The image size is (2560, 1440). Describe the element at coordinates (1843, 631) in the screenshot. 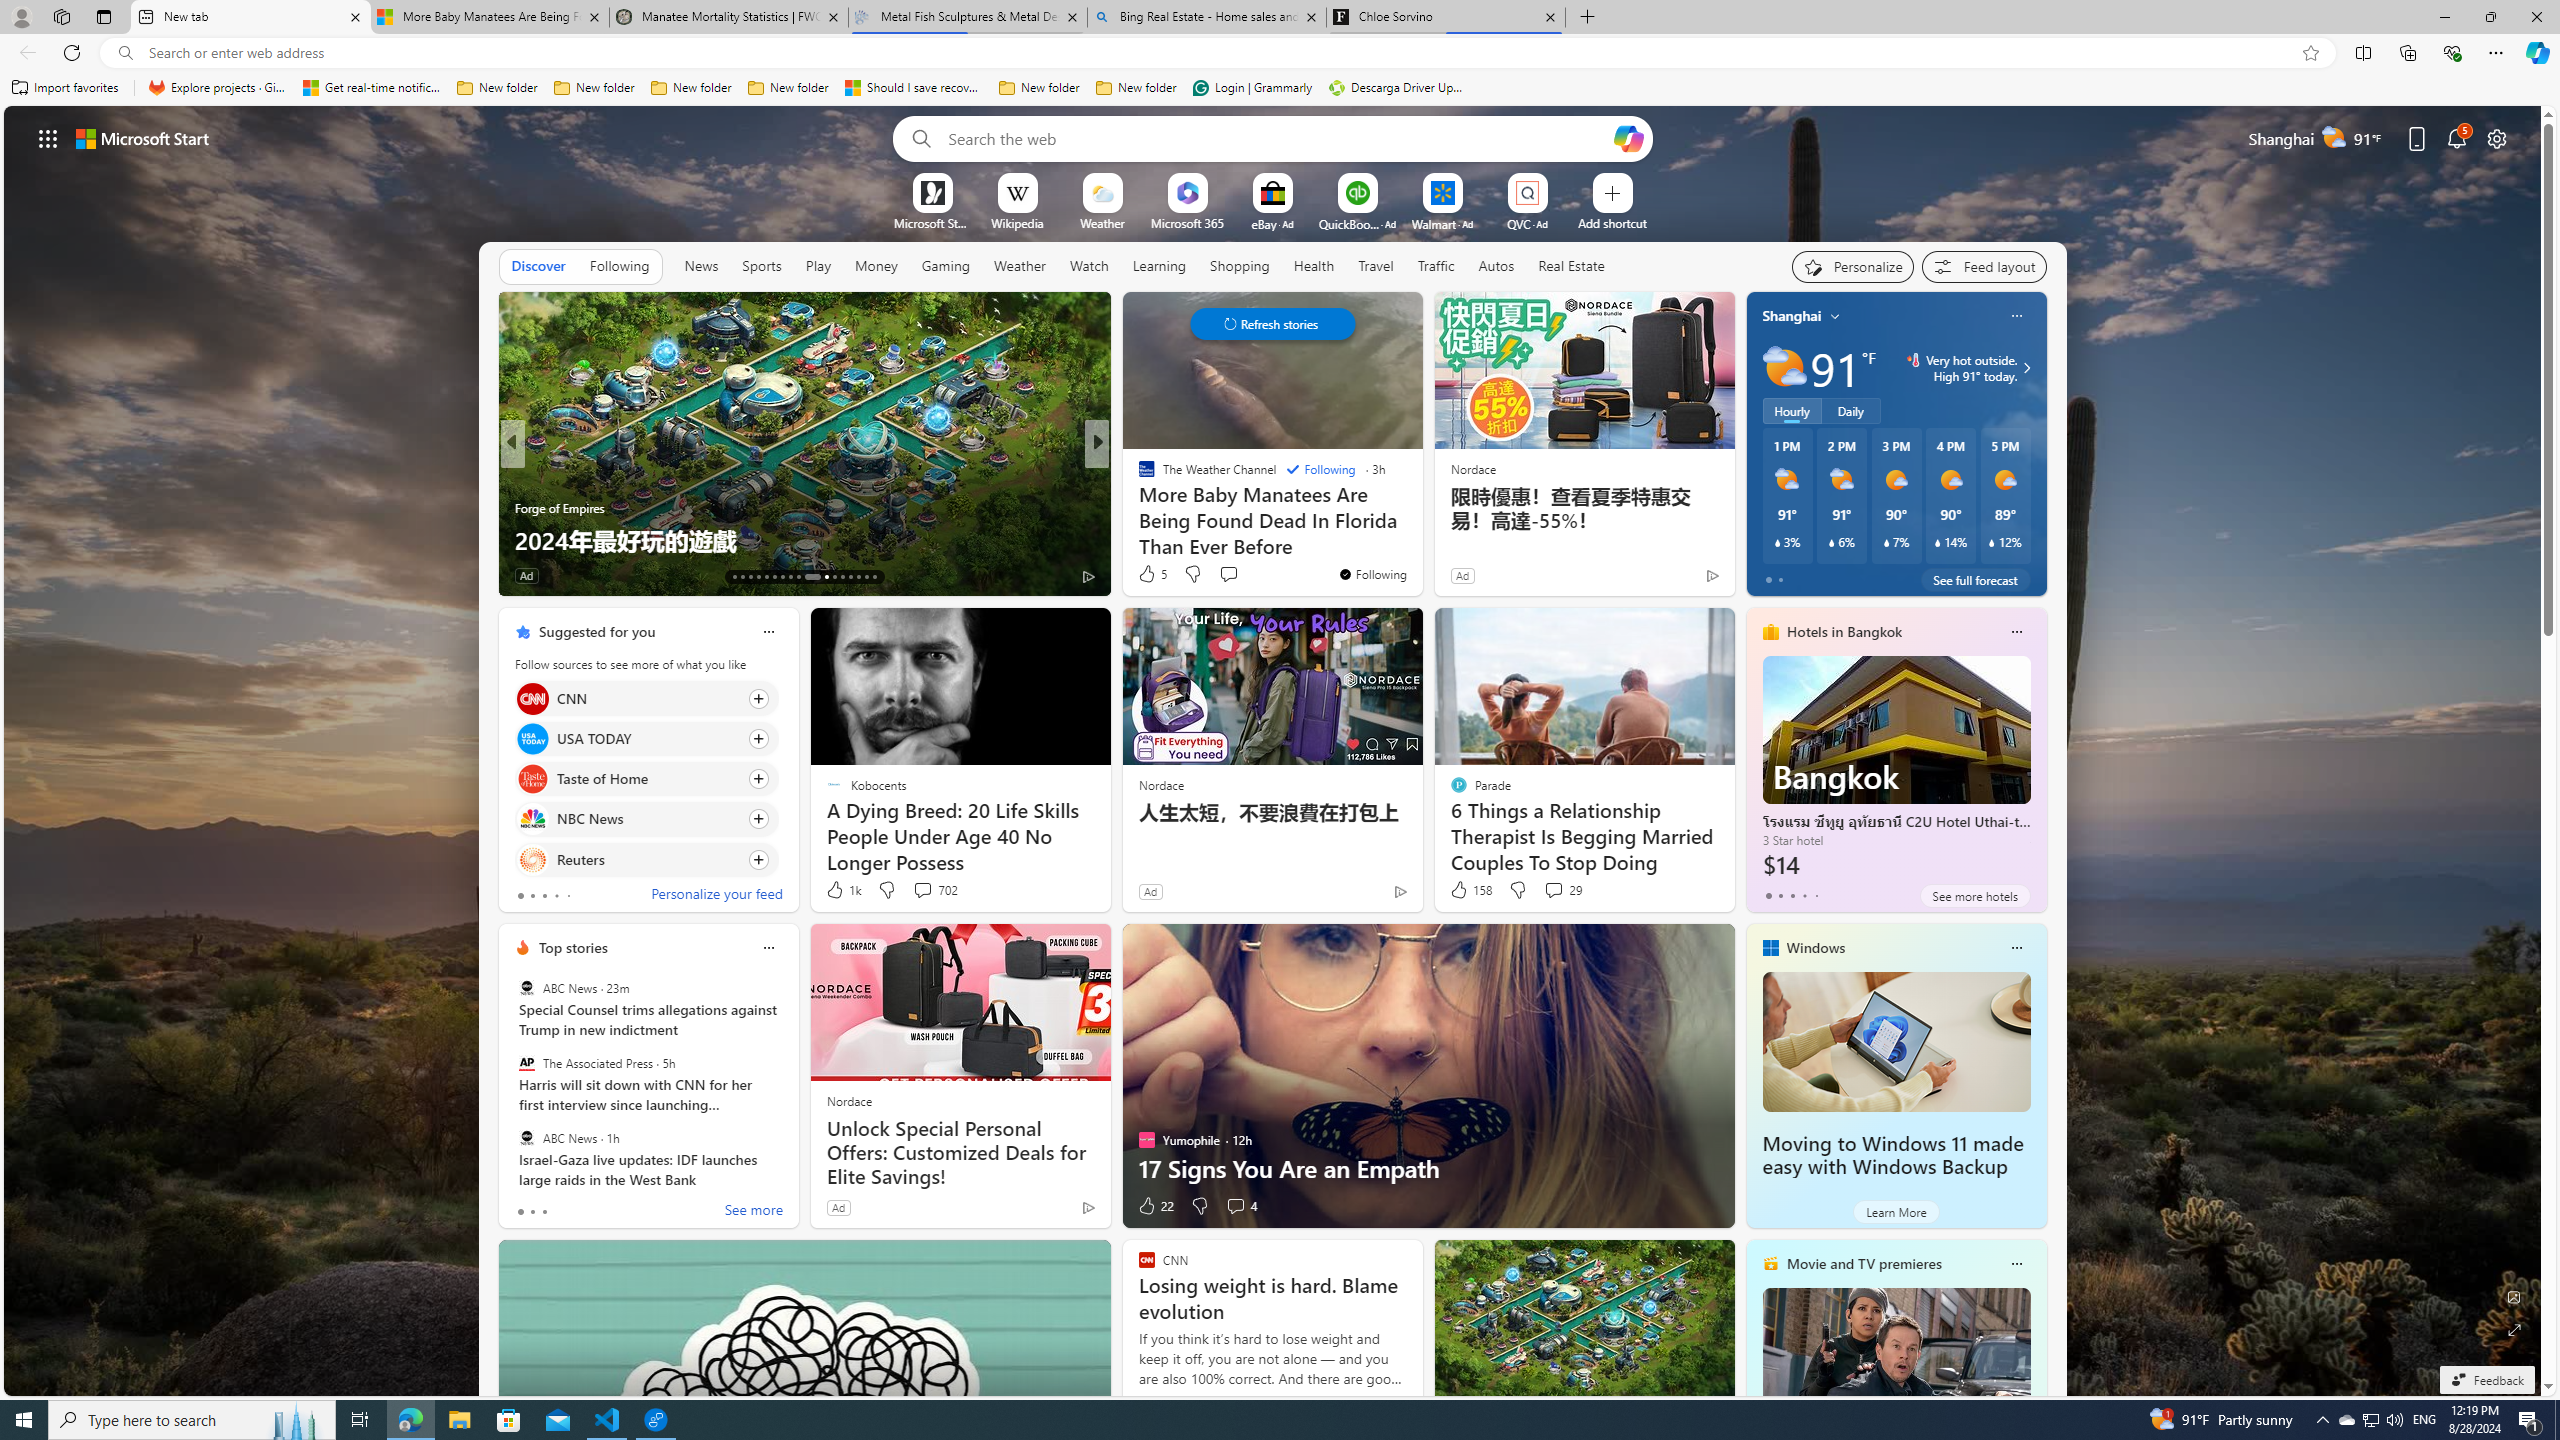

I see `'Hotels in Bangkok'` at that location.